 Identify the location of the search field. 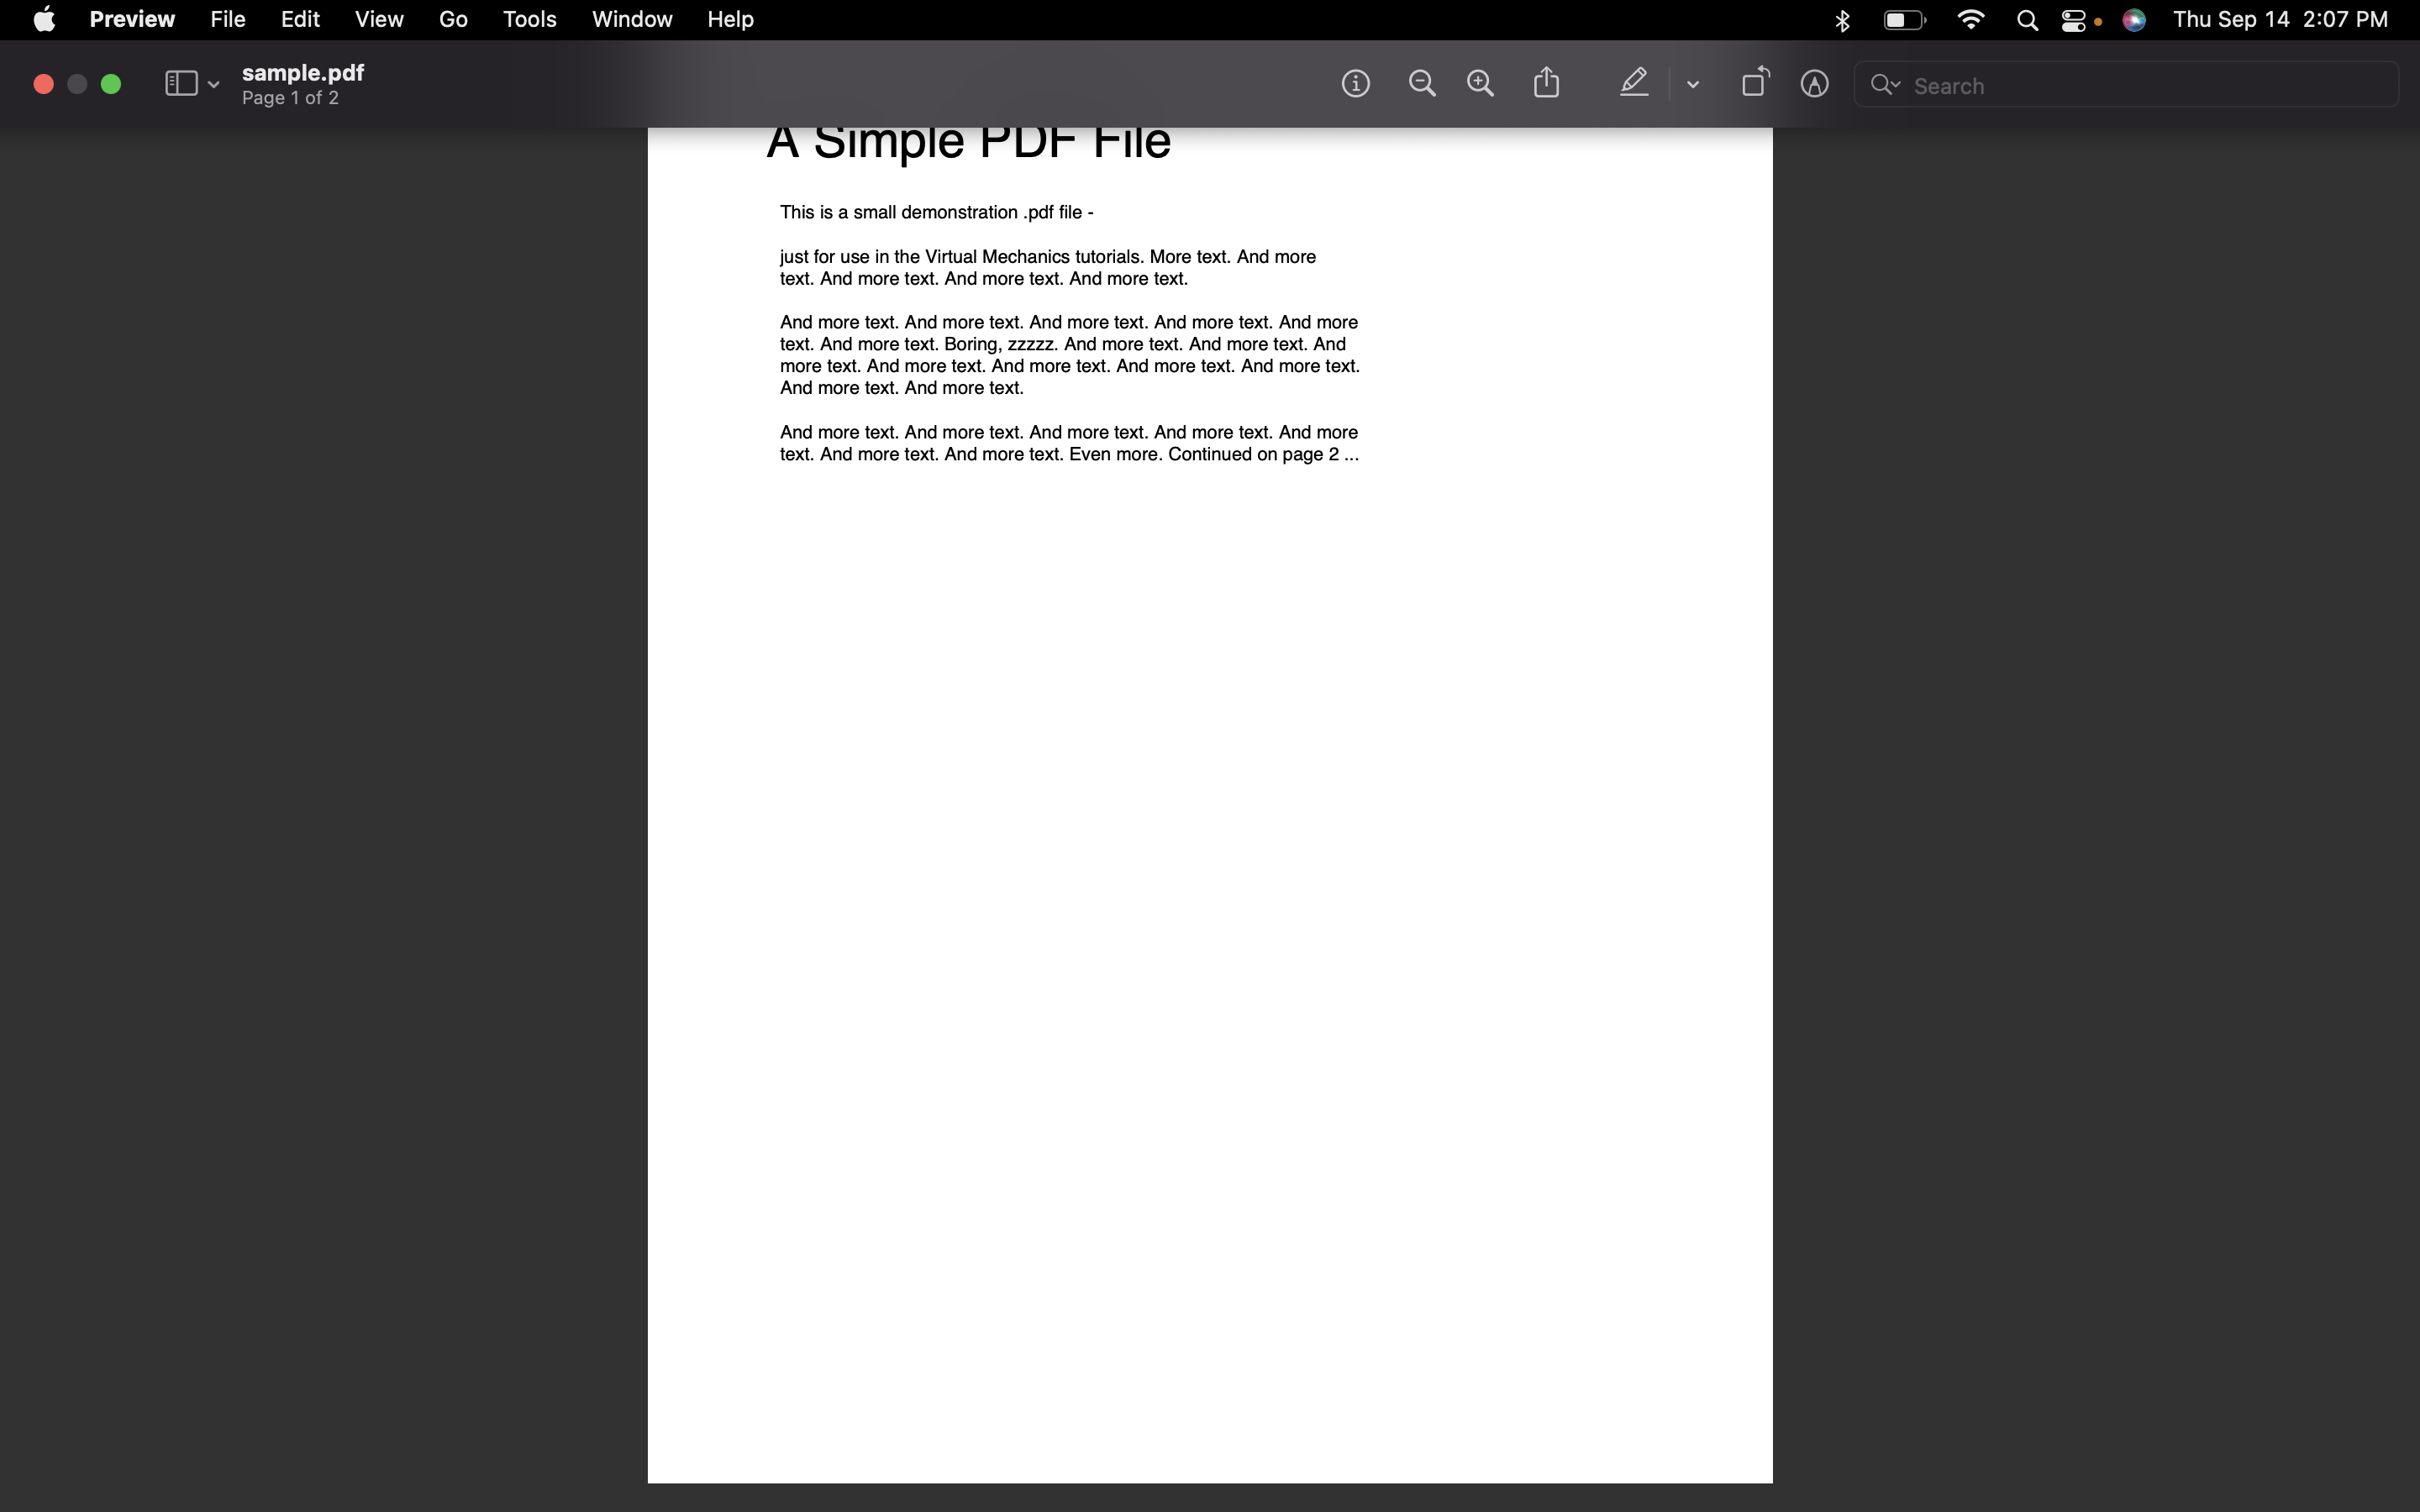
(2128, 86).